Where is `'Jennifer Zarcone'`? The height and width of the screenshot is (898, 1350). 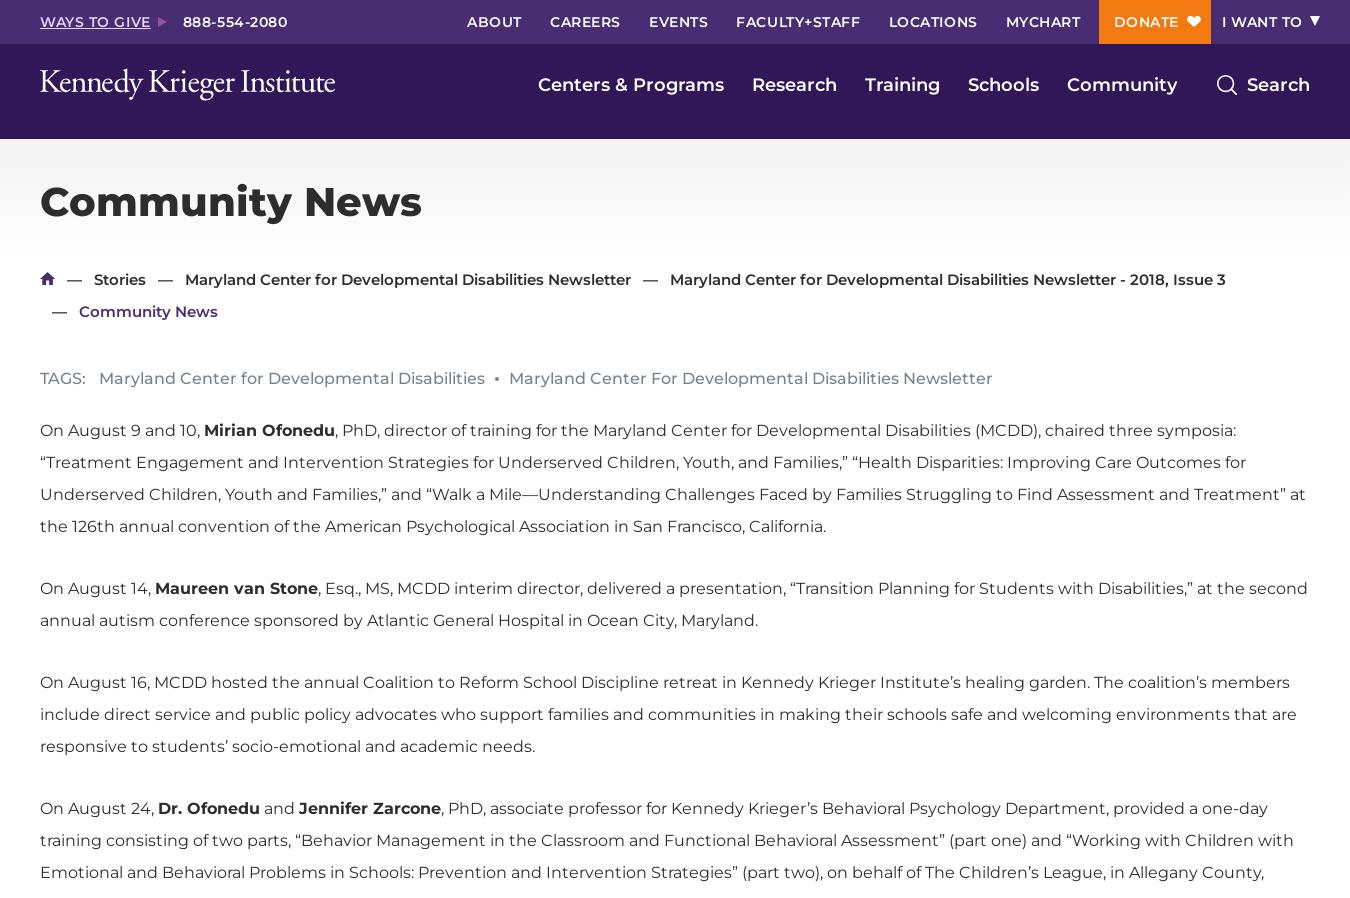
'Jennifer Zarcone' is located at coordinates (370, 808).